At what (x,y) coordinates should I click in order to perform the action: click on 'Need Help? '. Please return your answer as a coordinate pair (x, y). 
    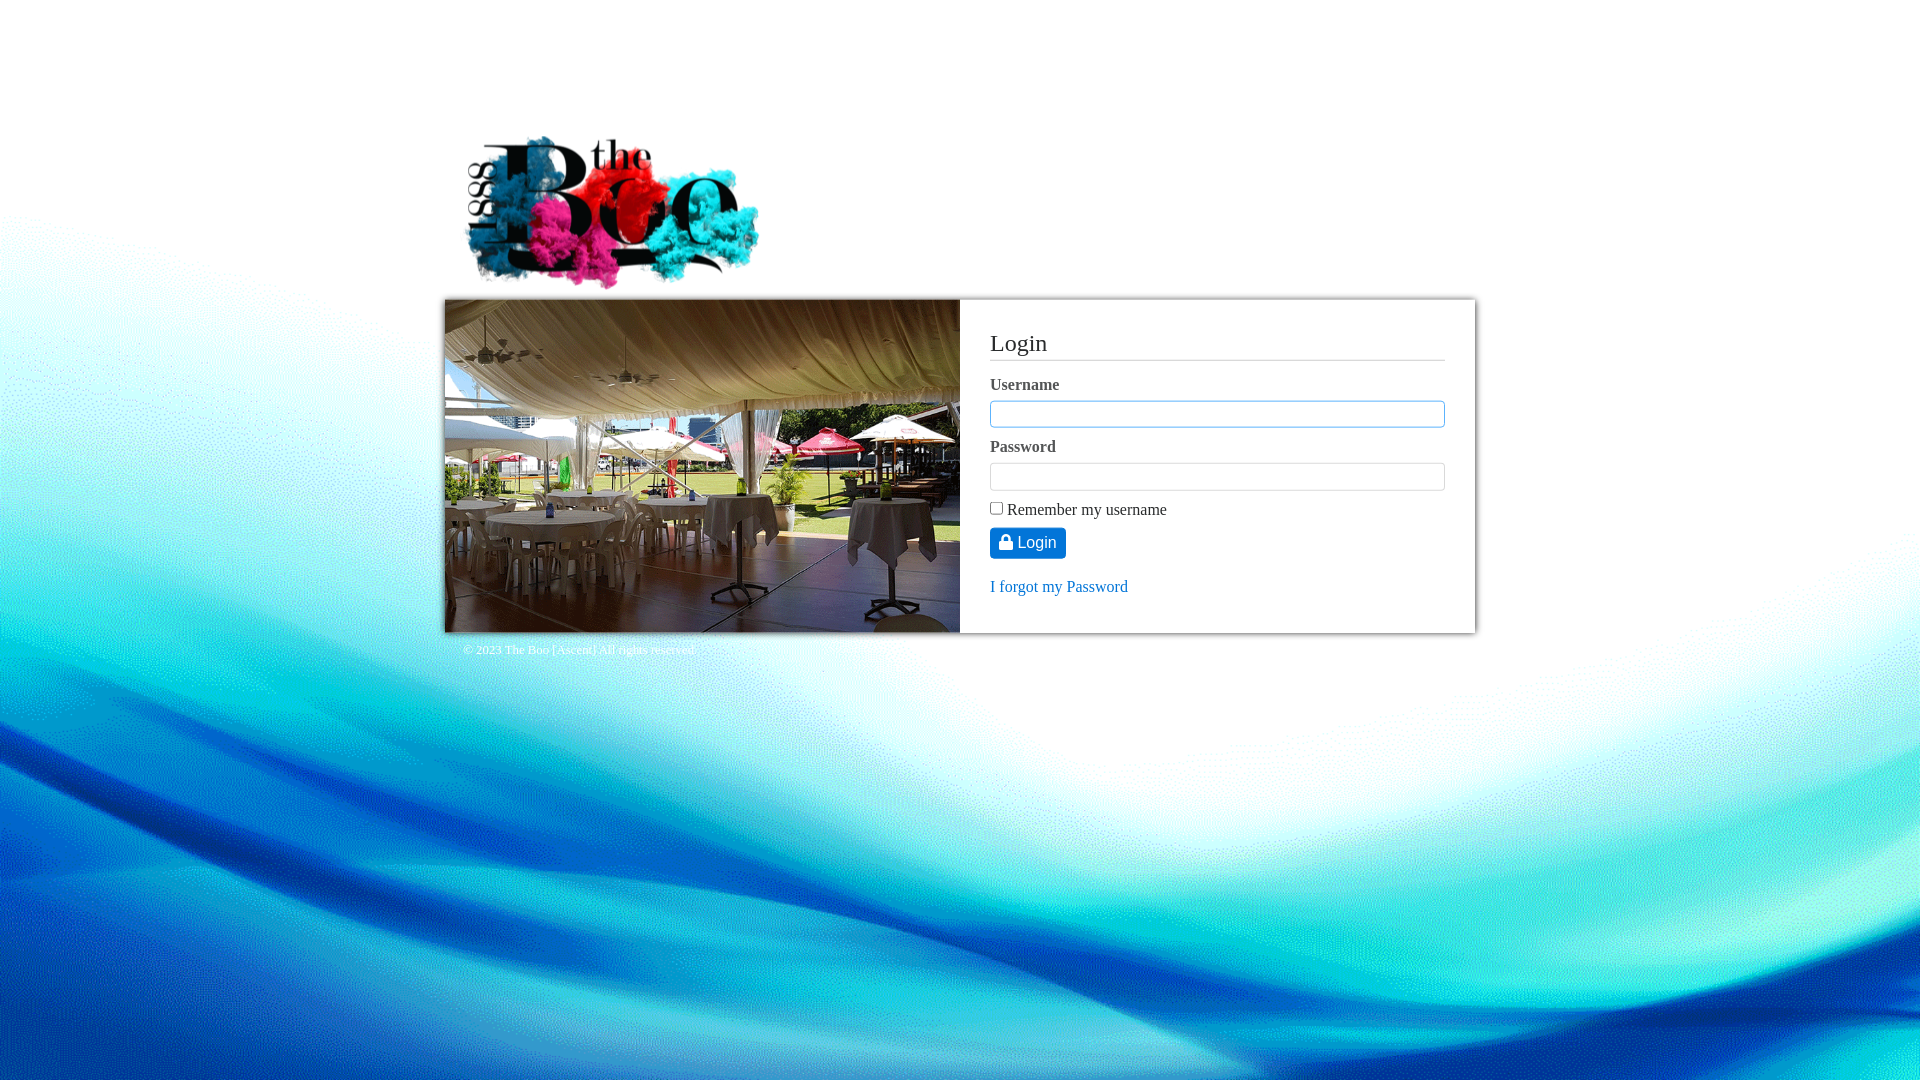
    Looking at the image, I should click on (1426, 650).